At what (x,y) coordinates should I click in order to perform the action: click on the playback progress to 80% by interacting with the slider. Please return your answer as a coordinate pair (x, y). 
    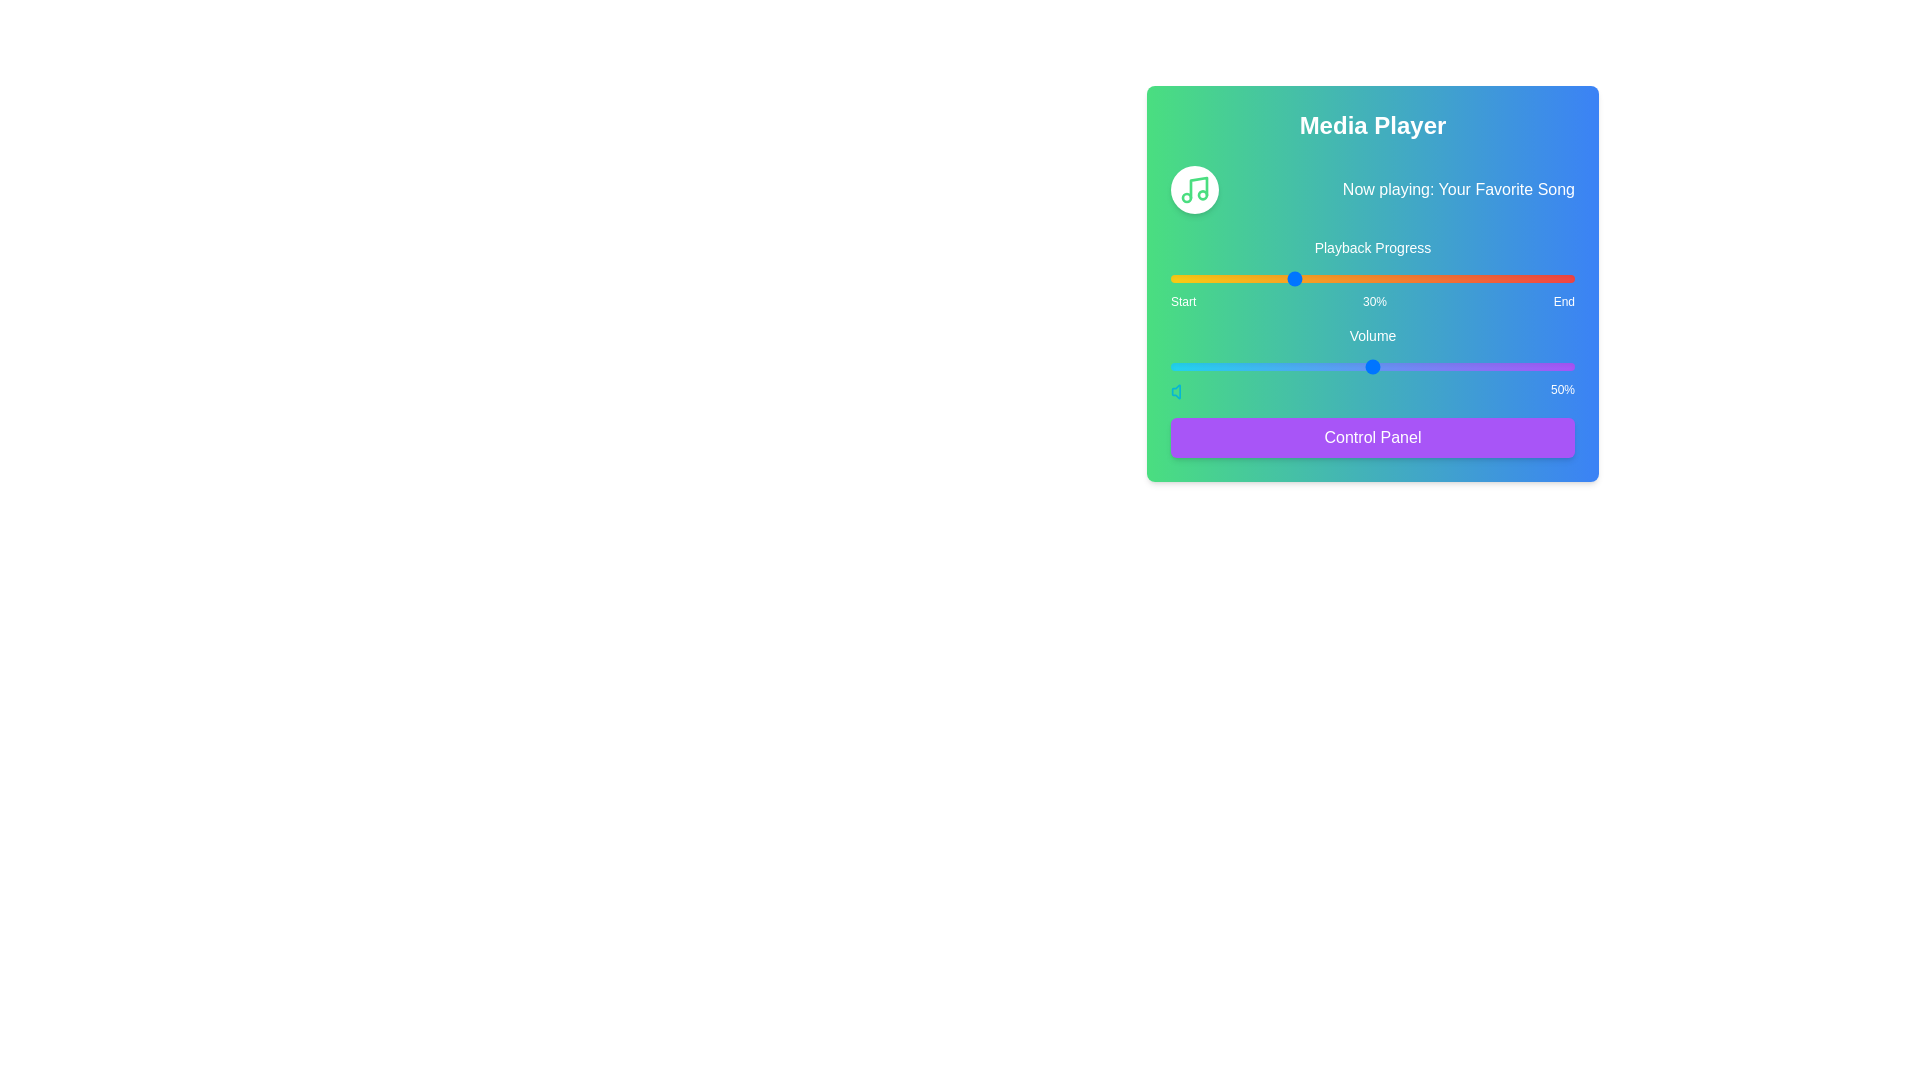
    Looking at the image, I should click on (1494, 278).